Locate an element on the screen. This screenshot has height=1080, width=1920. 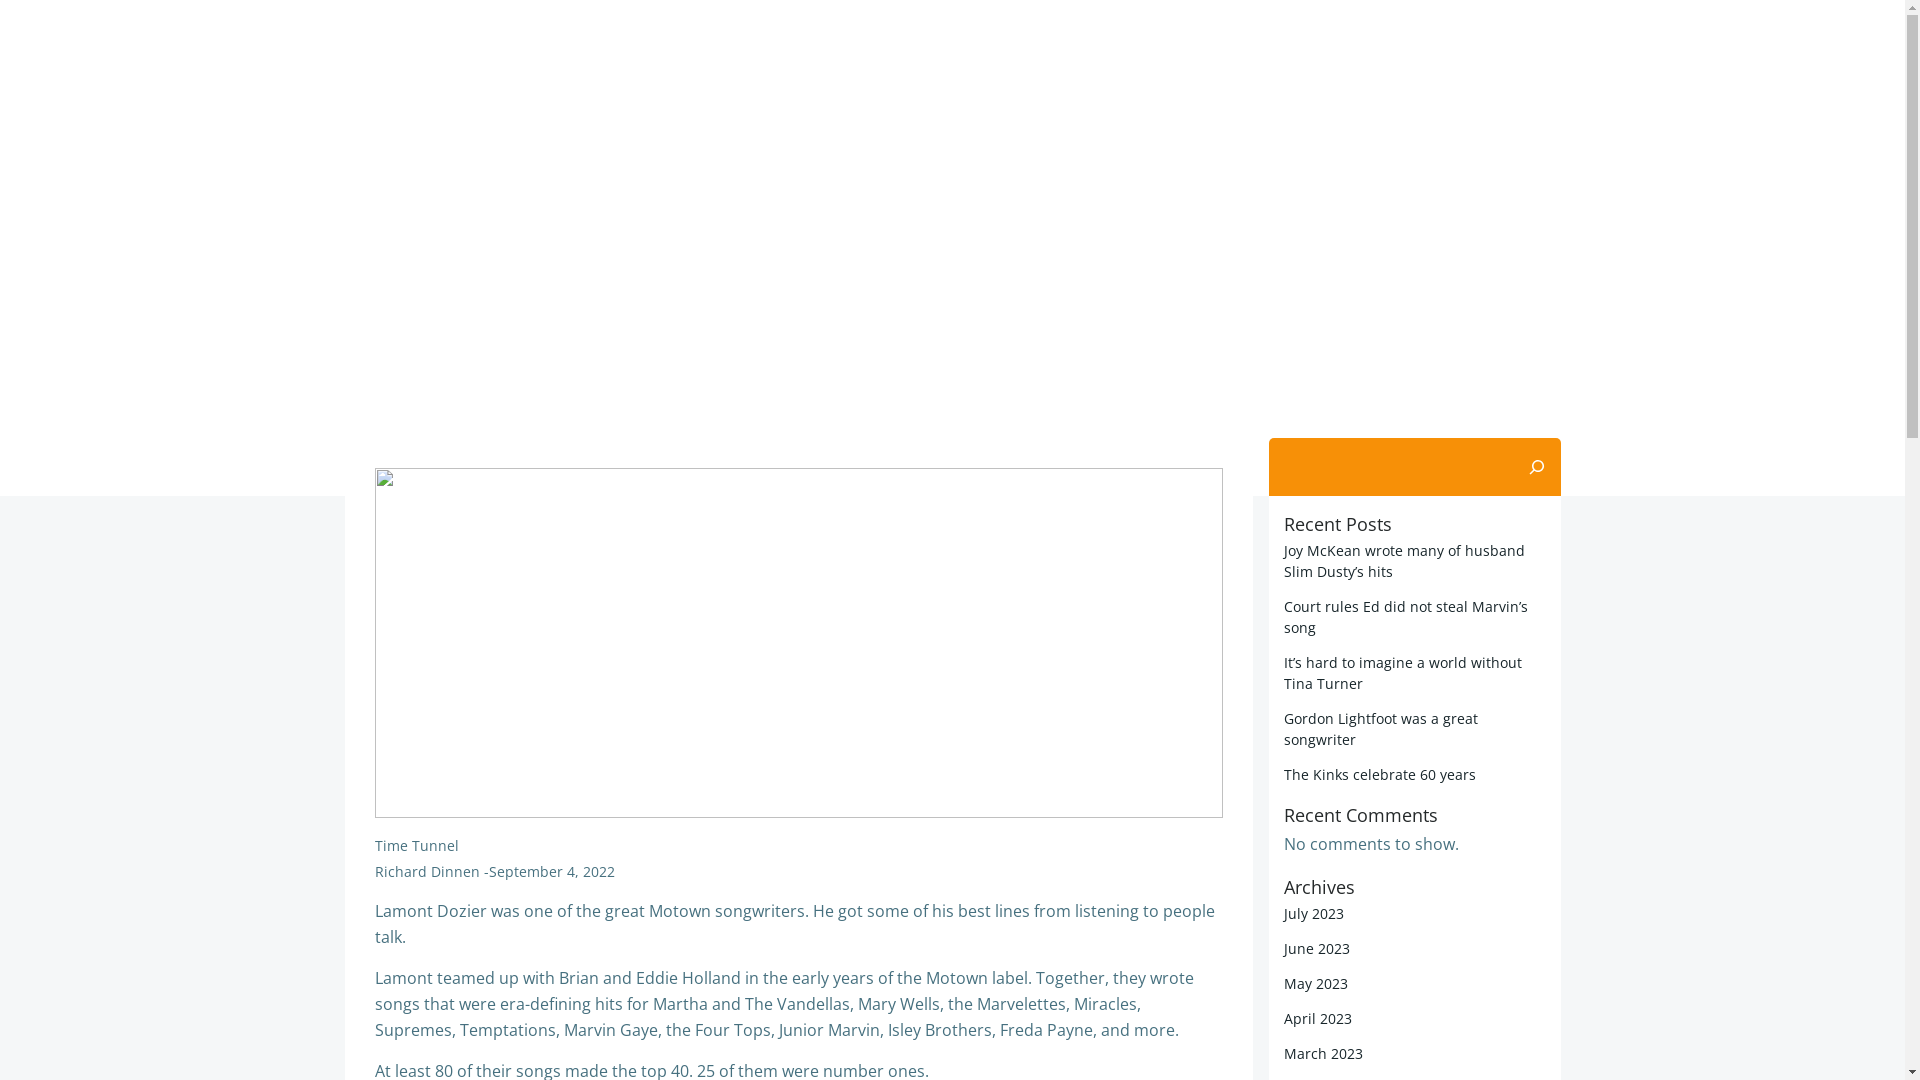
'The Kinks celebrate 60 years' is located at coordinates (1283, 773).